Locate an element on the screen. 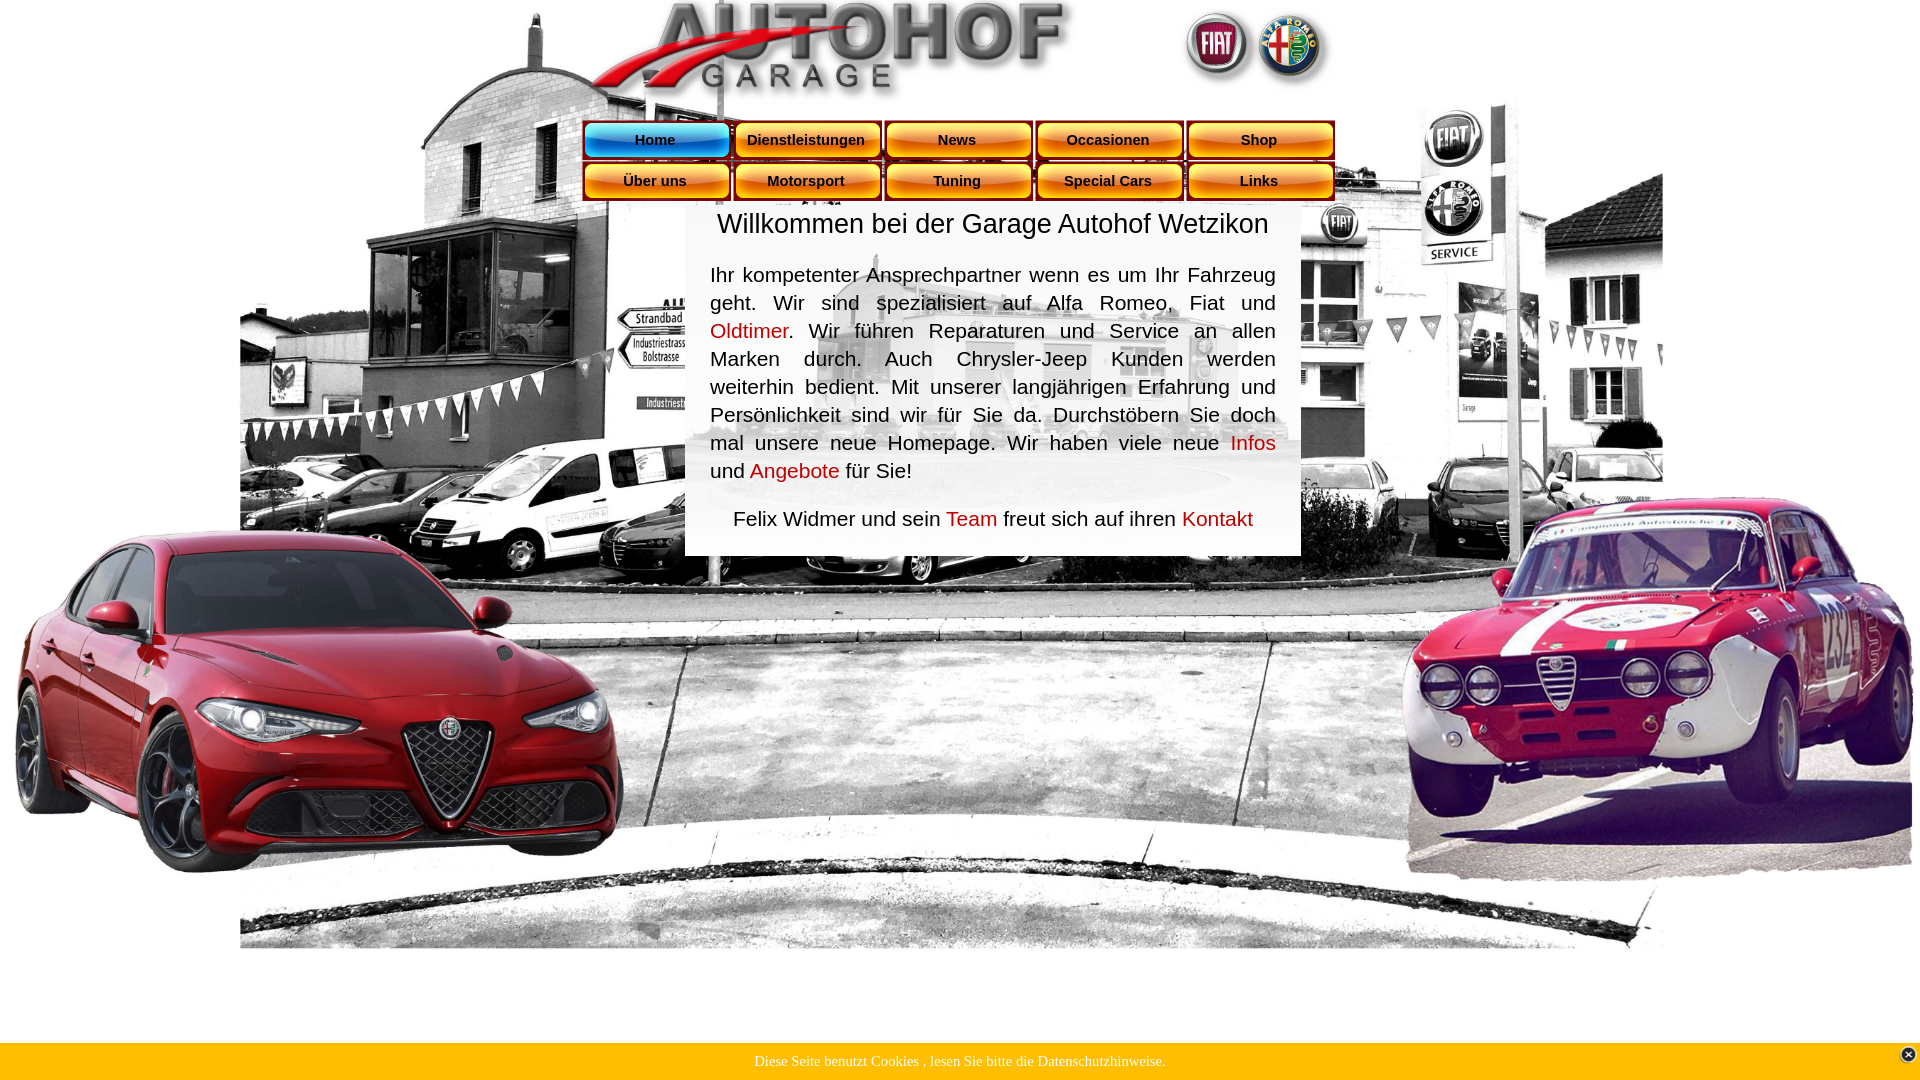 This screenshot has height=1080, width=1920. 'News' is located at coordinates (958, 139).